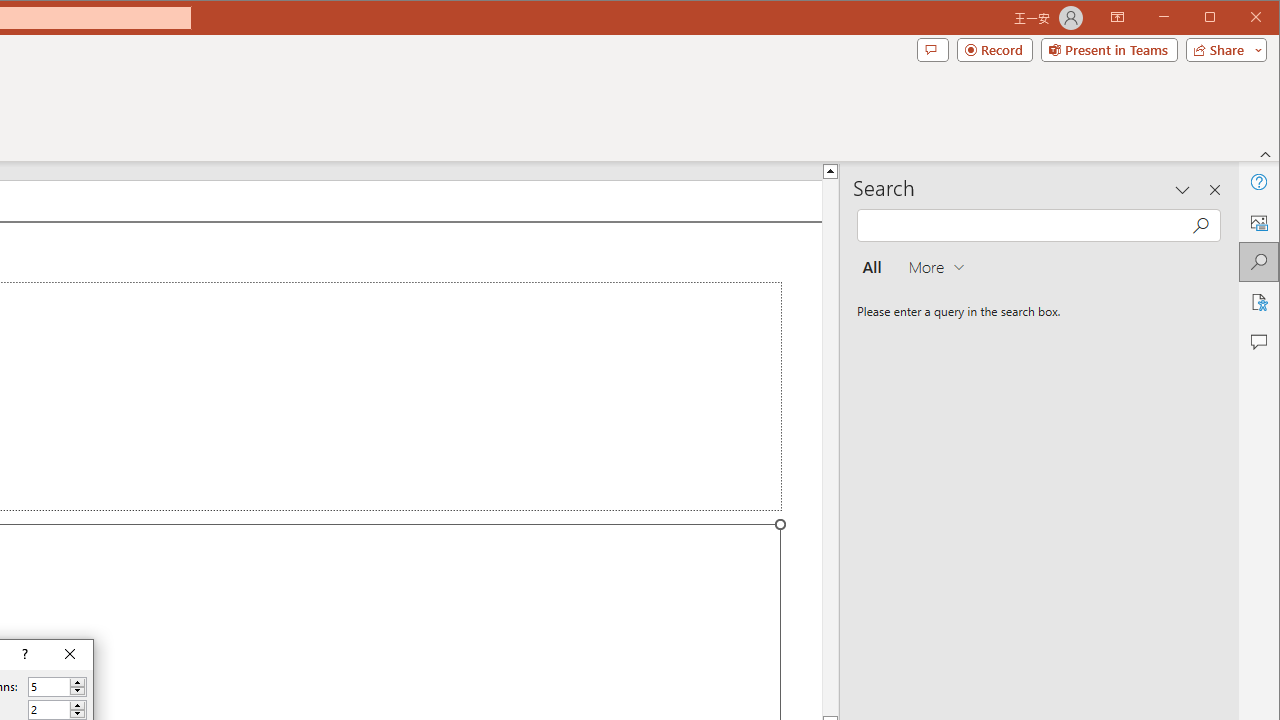 The image size is (1280, 720). I want to click on 'Maximize', so click(1238, 19).